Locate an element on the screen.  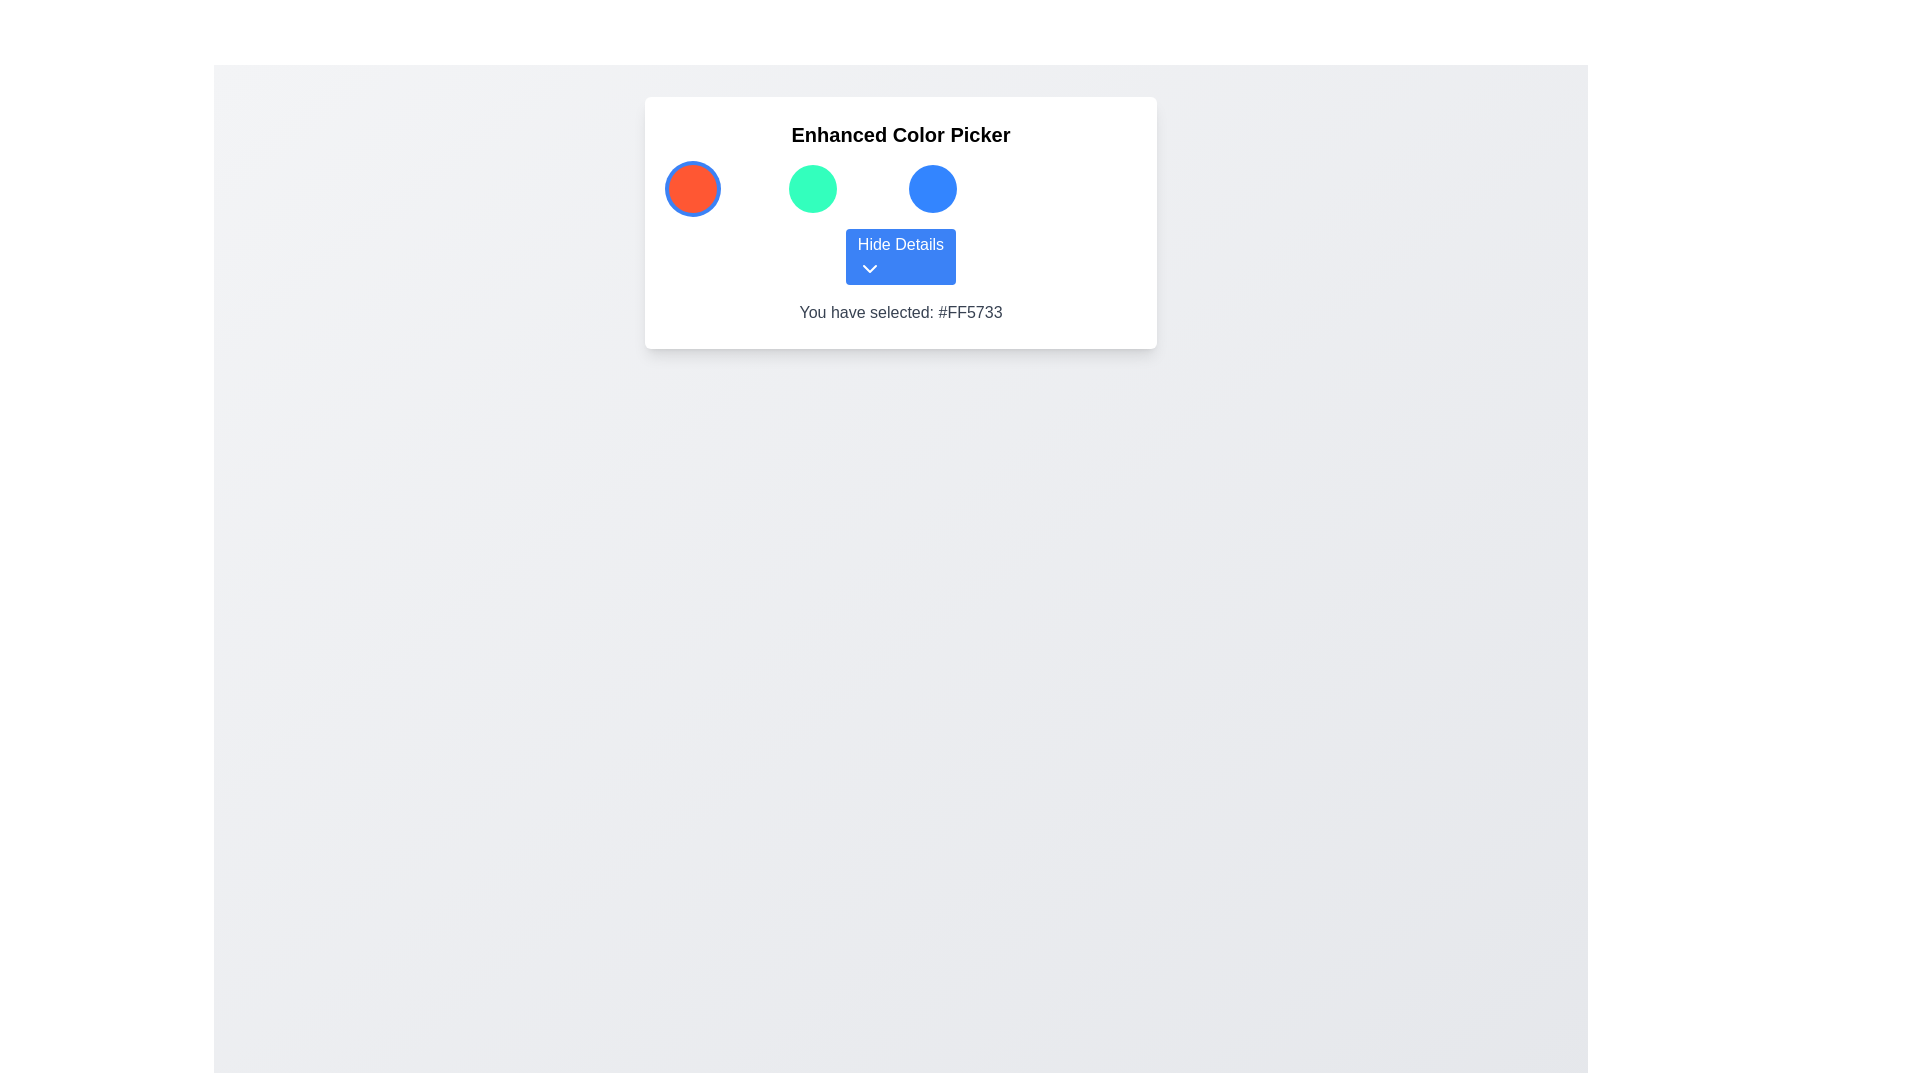
the downward-facing chevron icon located within the 'Hide Details' button is located at coordinates (869, 268).